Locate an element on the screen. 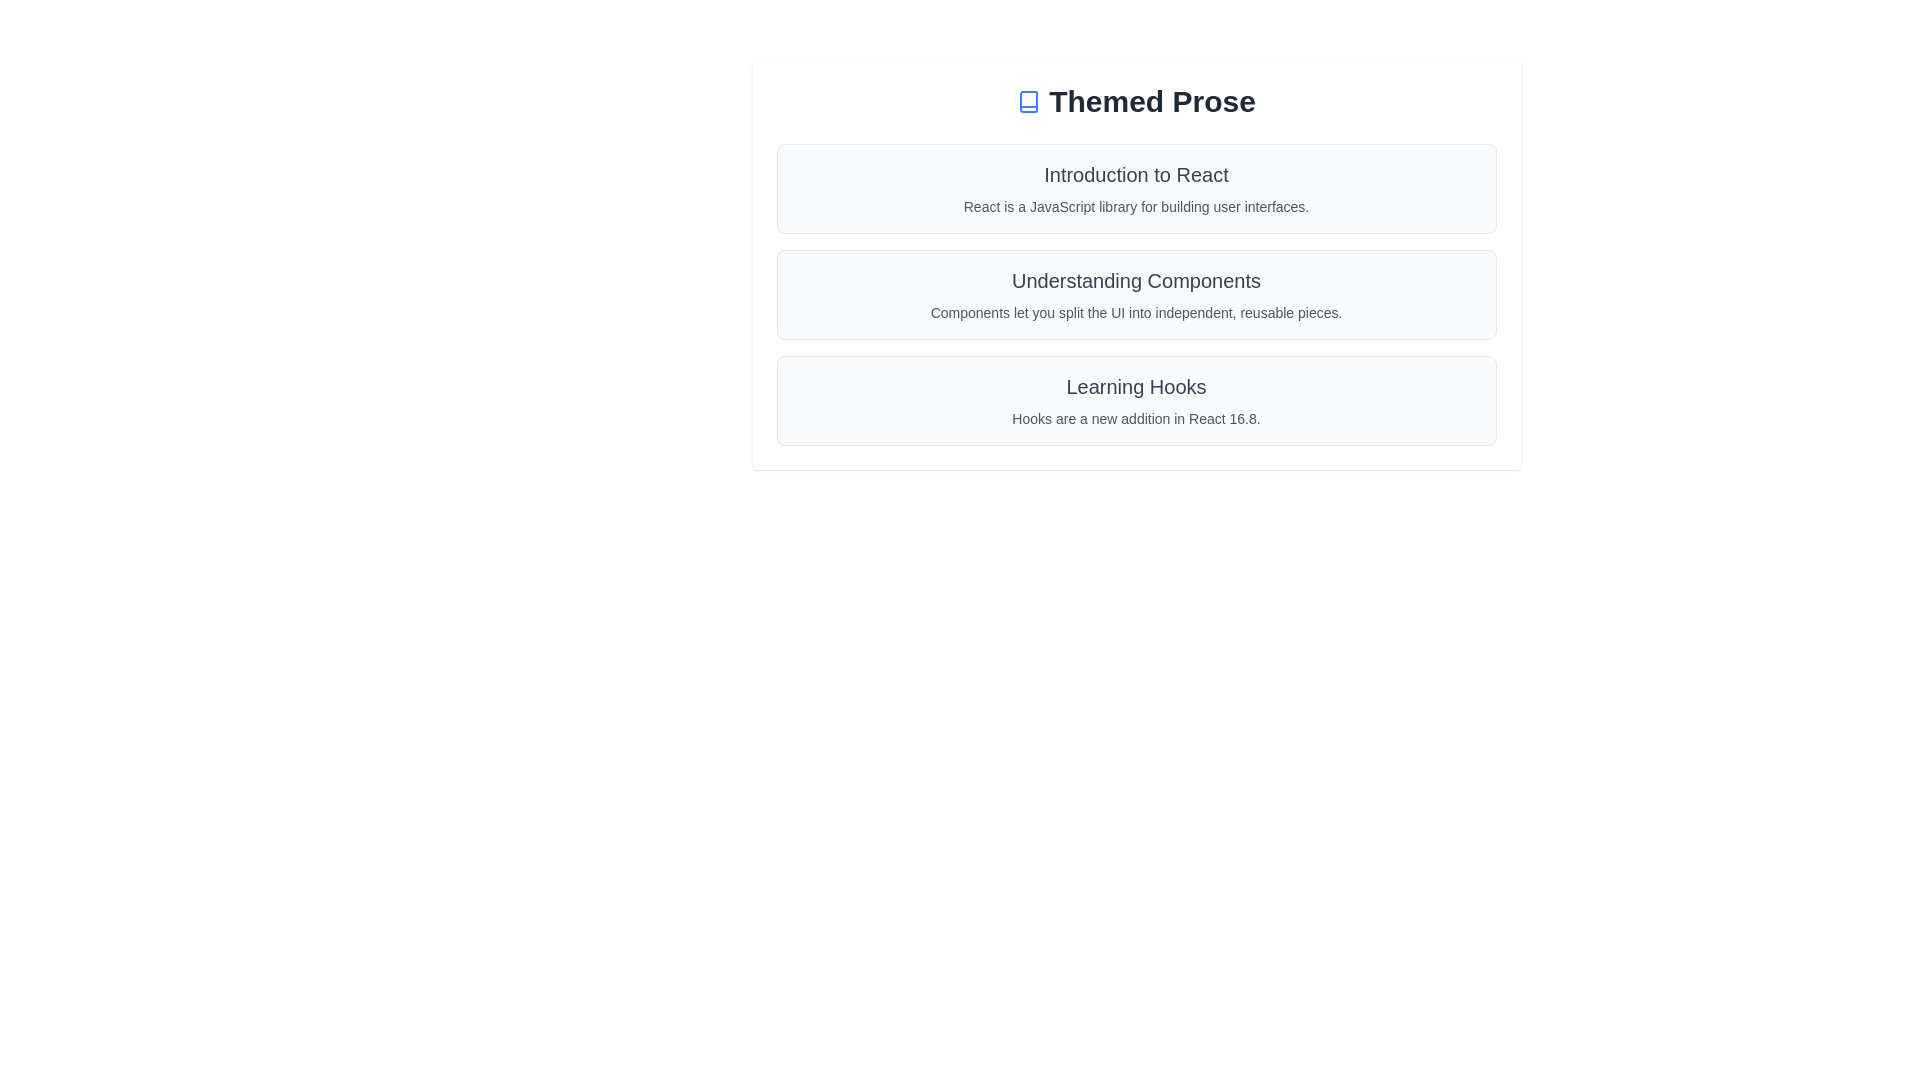 This screenshot has height=1080, width=1920. the text block that provides additional information related to the title 'Understanding Components' is located at coordinates (1136, 312).